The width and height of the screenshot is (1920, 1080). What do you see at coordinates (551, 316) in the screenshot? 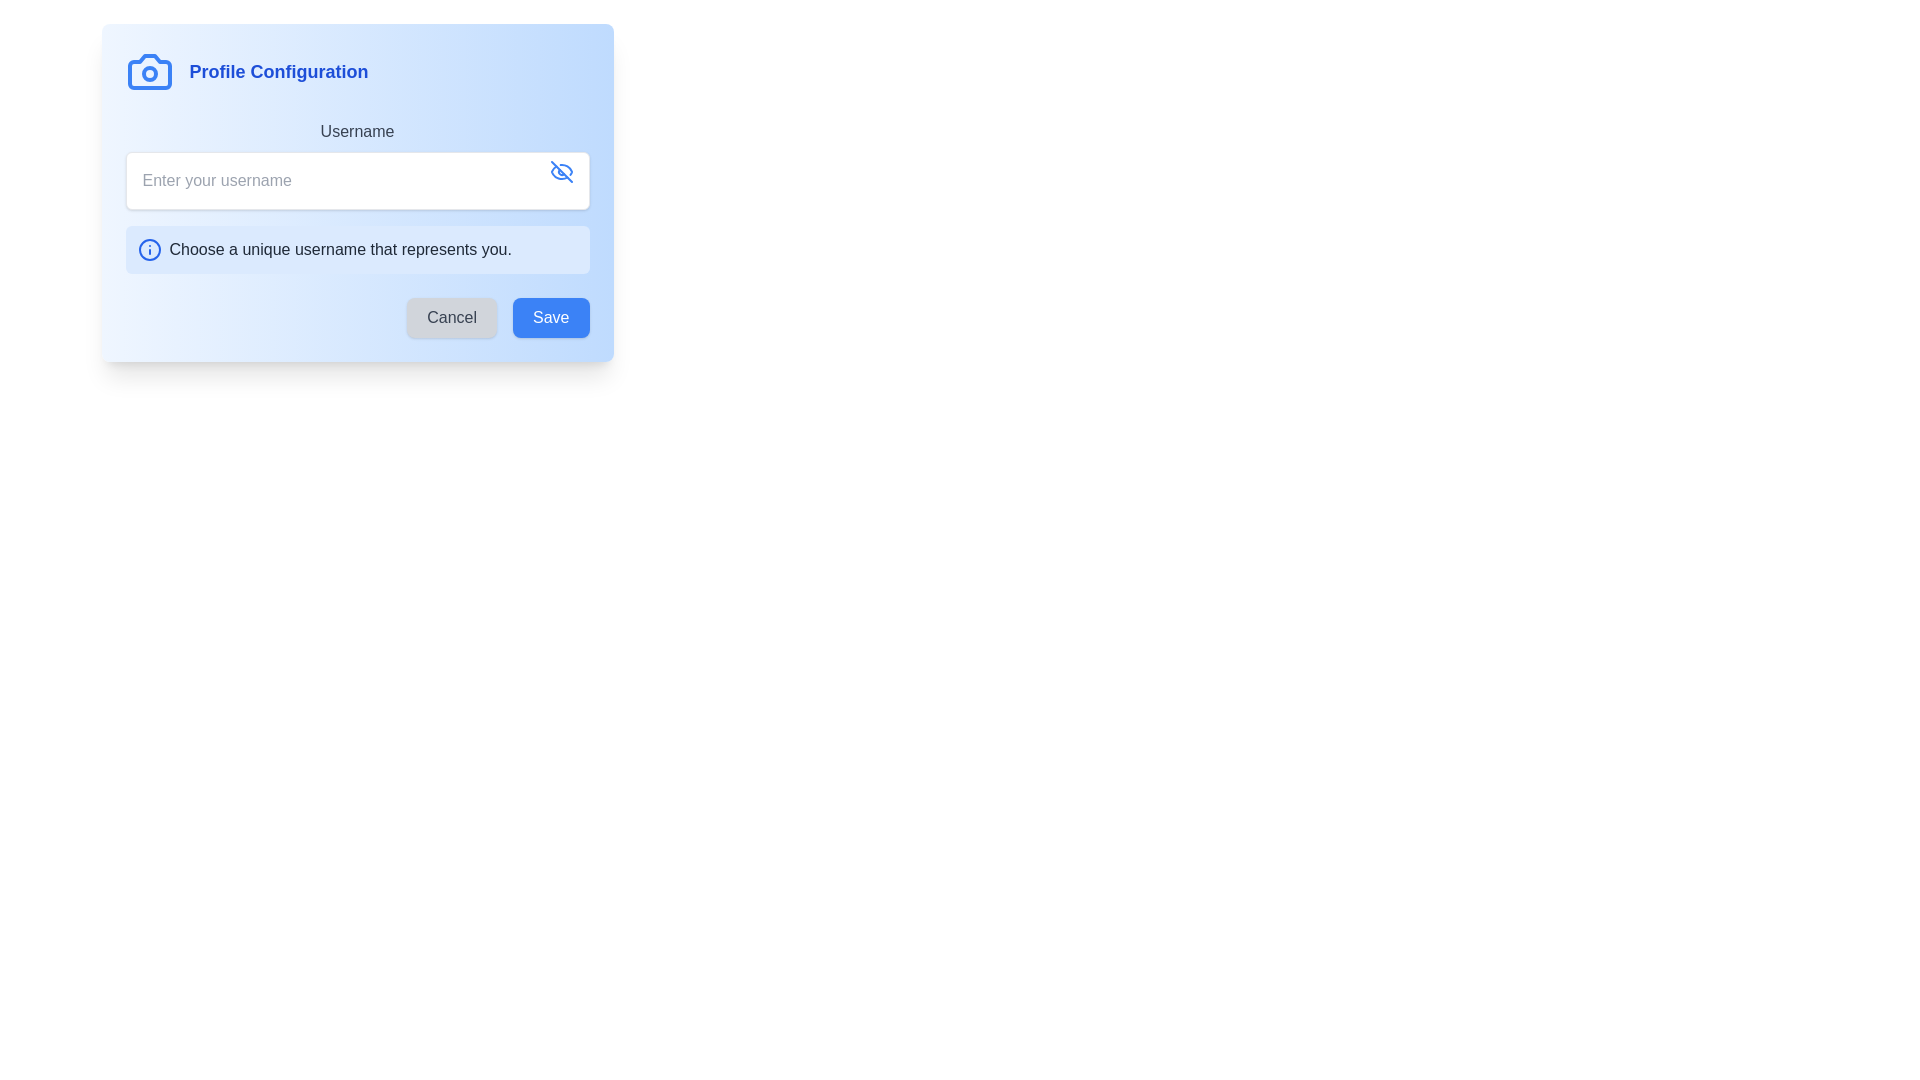
I see `the blue 'Save' button with white text located at the bottom-right corner of the modal dialog to observe the hover effect` at bounding box center [551, 316].